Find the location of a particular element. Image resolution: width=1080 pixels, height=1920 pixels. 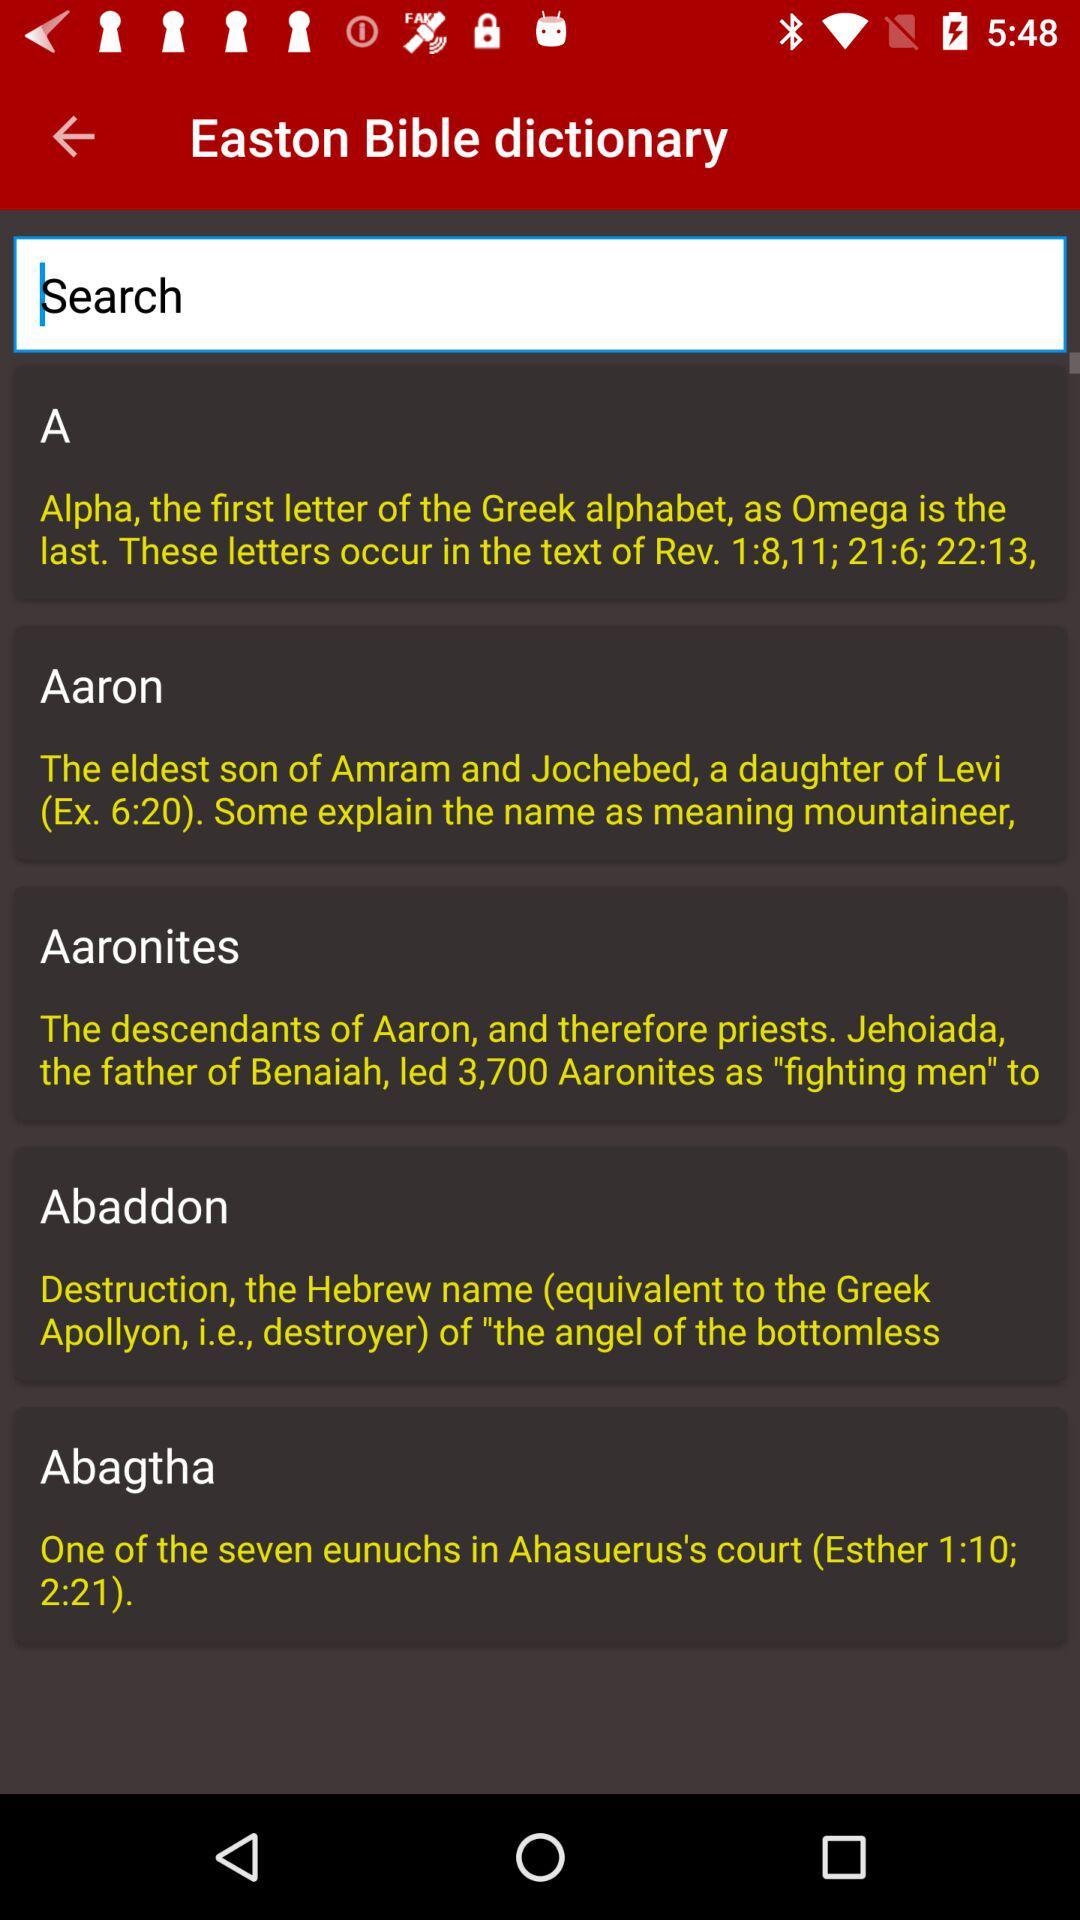

search box is located at coordinates (540, 293).